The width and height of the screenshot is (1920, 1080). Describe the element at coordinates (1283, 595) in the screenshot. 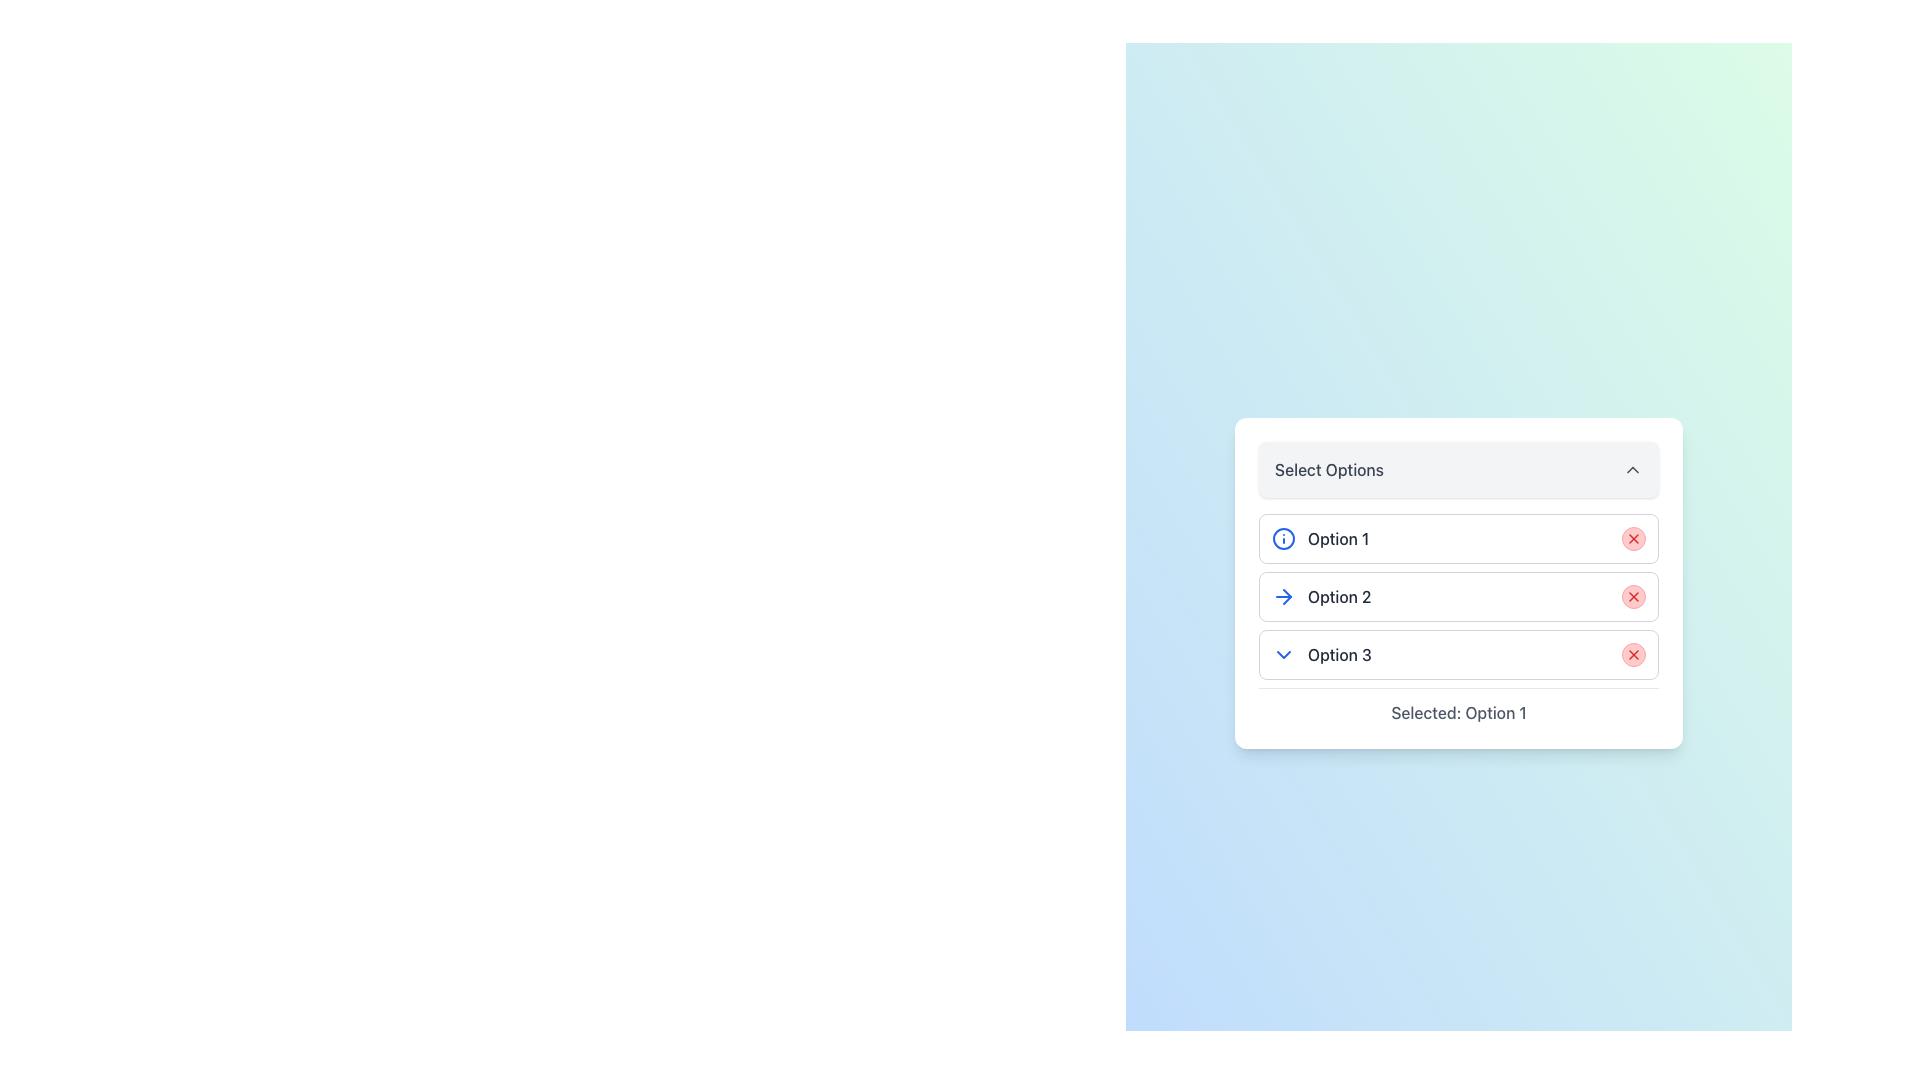

I see `the rightward-pointing blue arrow icon that is part of the 'Option 2' control, located to the left of the label 'Option 2'` at that location.